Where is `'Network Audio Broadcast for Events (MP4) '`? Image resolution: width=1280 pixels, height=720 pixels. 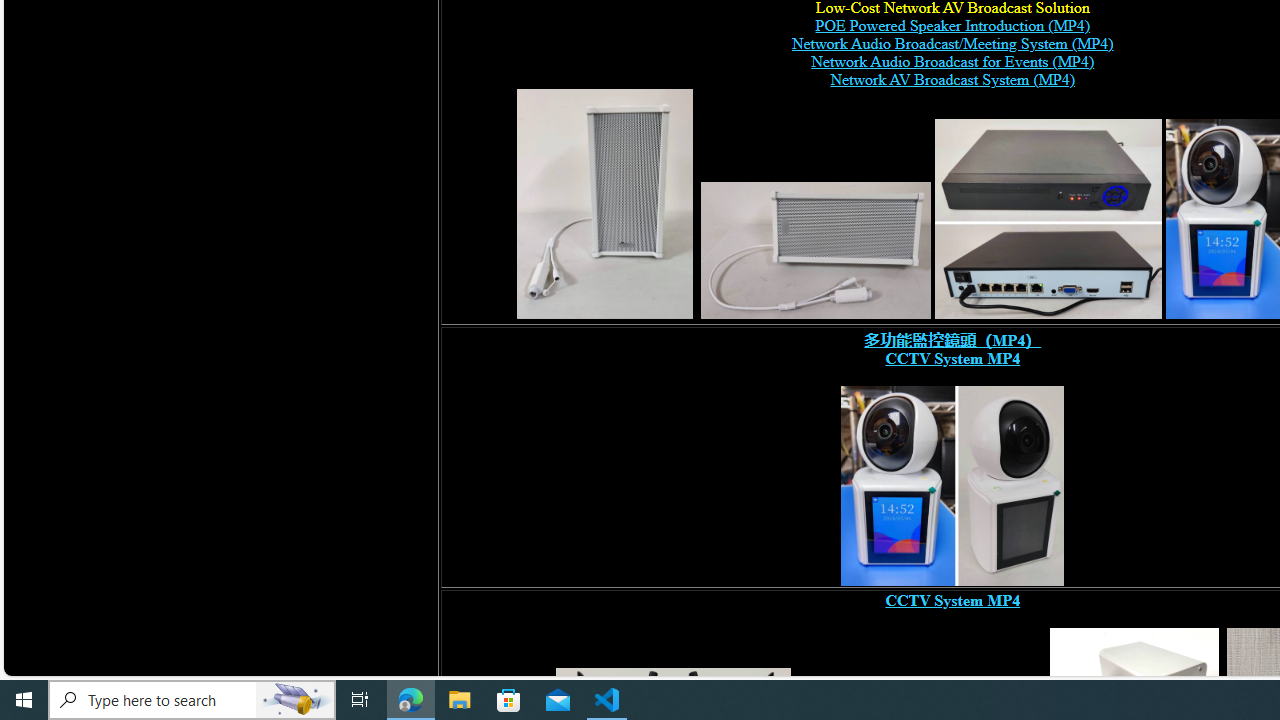
'Network Audio Broadcast for Events (MP4) ' is located at coordinates (951, 61).